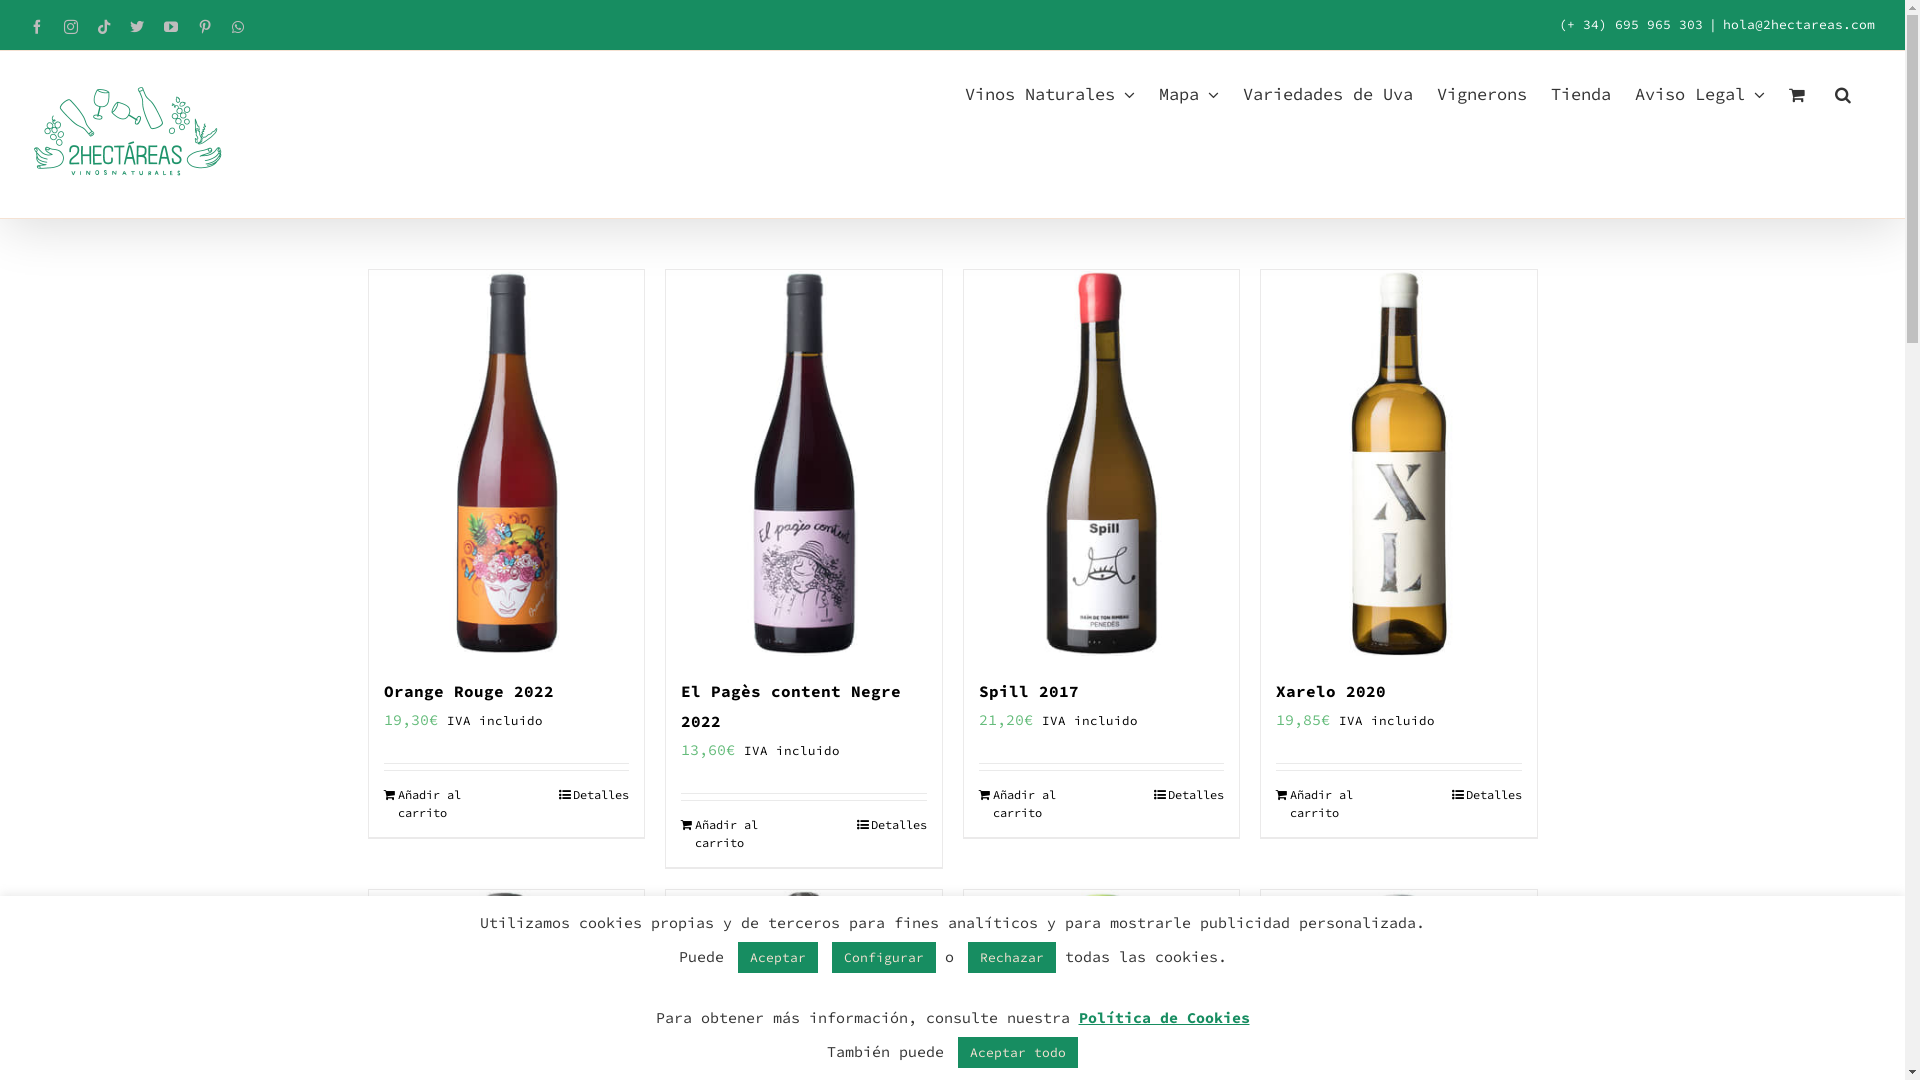  Describe the element at coordinates (238, 27) in the screenshot. I see `'WhatsApp'` at that location.